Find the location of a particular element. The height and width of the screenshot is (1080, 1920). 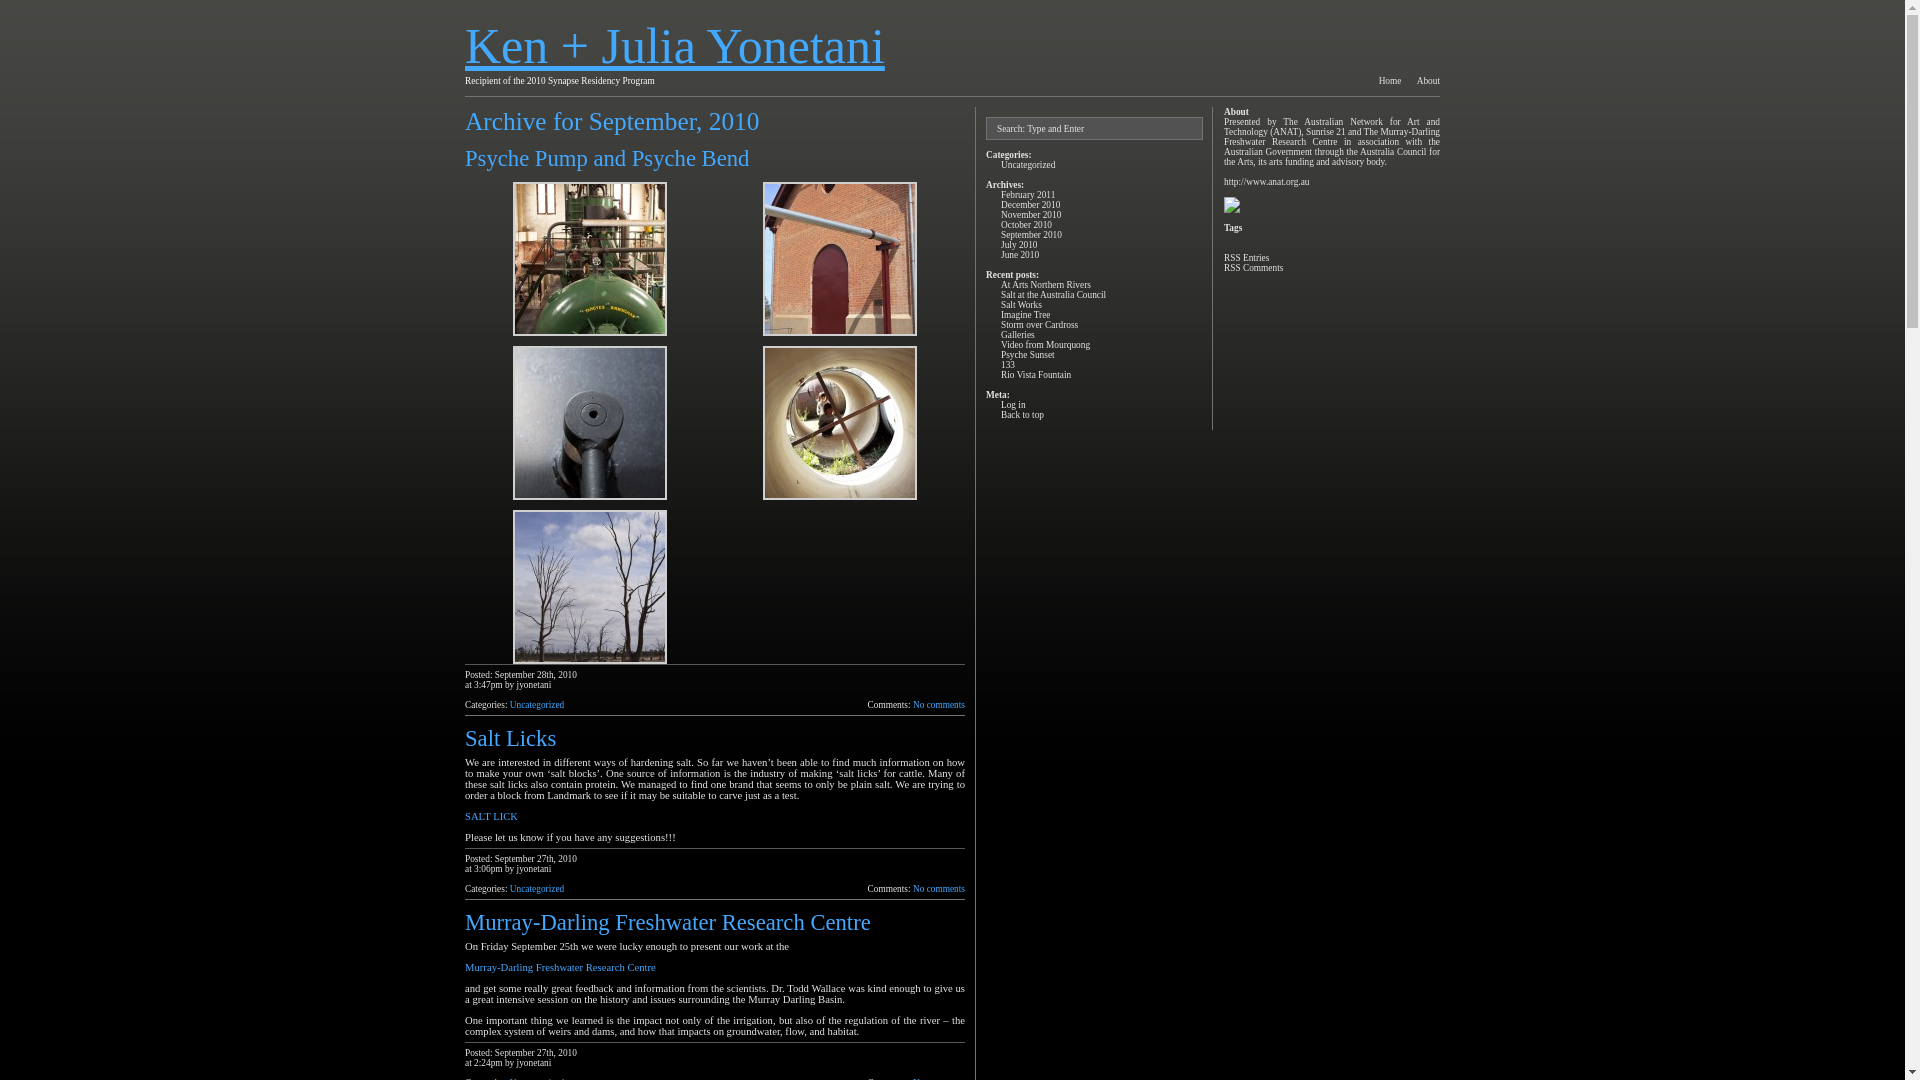

'Psyche Sunset' is located at coordinates (1027, 353).